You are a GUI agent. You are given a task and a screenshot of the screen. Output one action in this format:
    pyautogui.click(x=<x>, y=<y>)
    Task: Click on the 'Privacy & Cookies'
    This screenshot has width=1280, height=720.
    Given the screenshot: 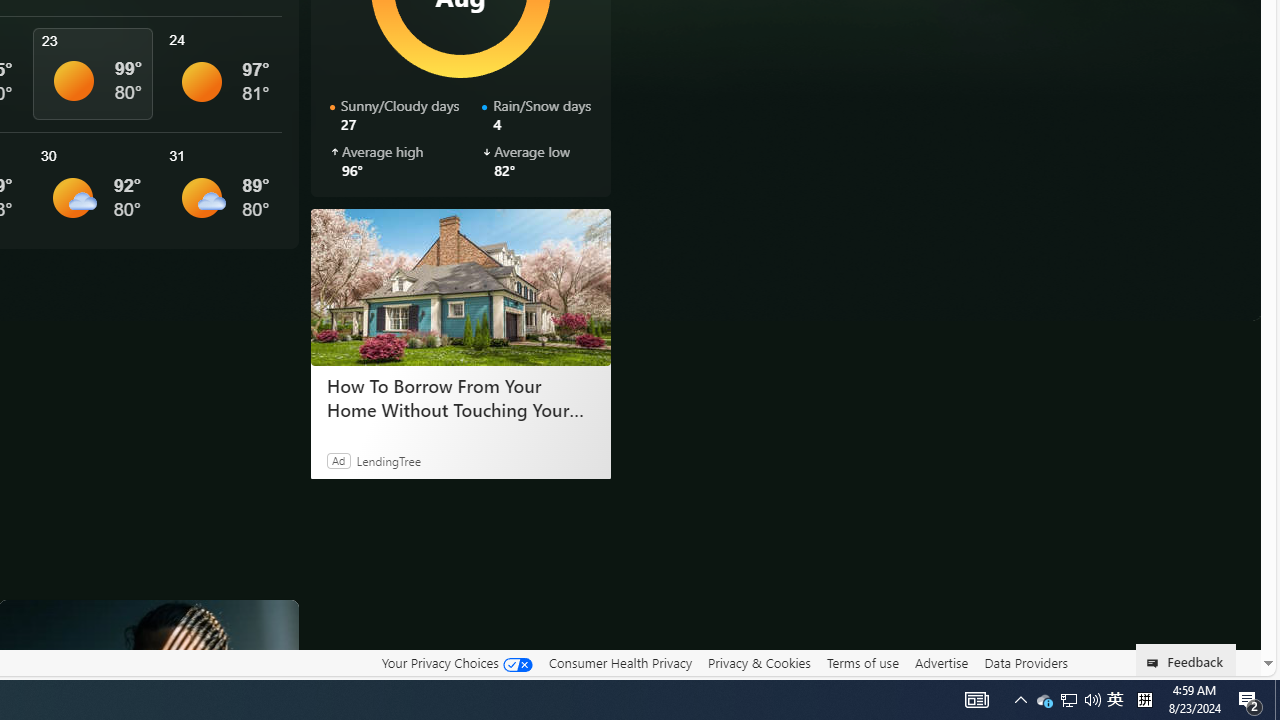 What is the action you would take?
    pyautogui.click(x=758, y=663)
    